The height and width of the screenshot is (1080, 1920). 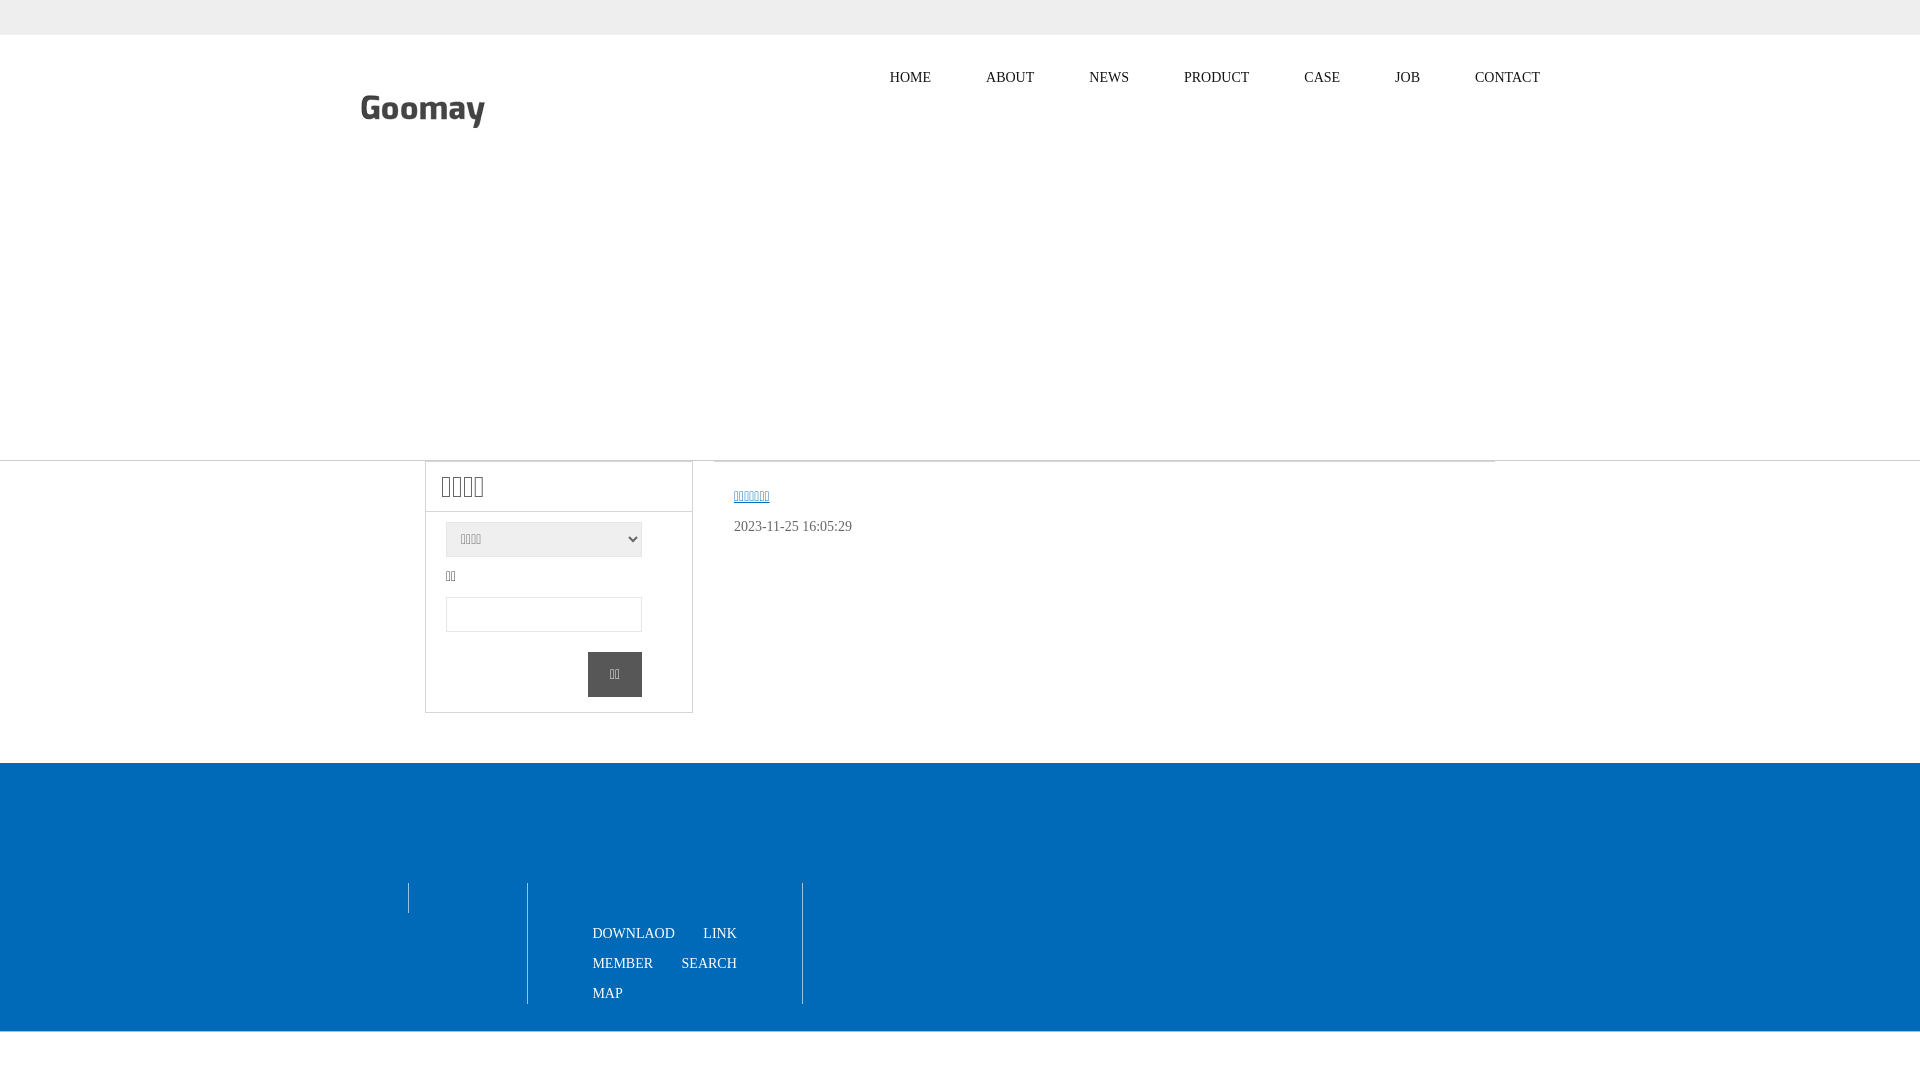 I want to click on 'JOB', so click(x=1406, y=76).